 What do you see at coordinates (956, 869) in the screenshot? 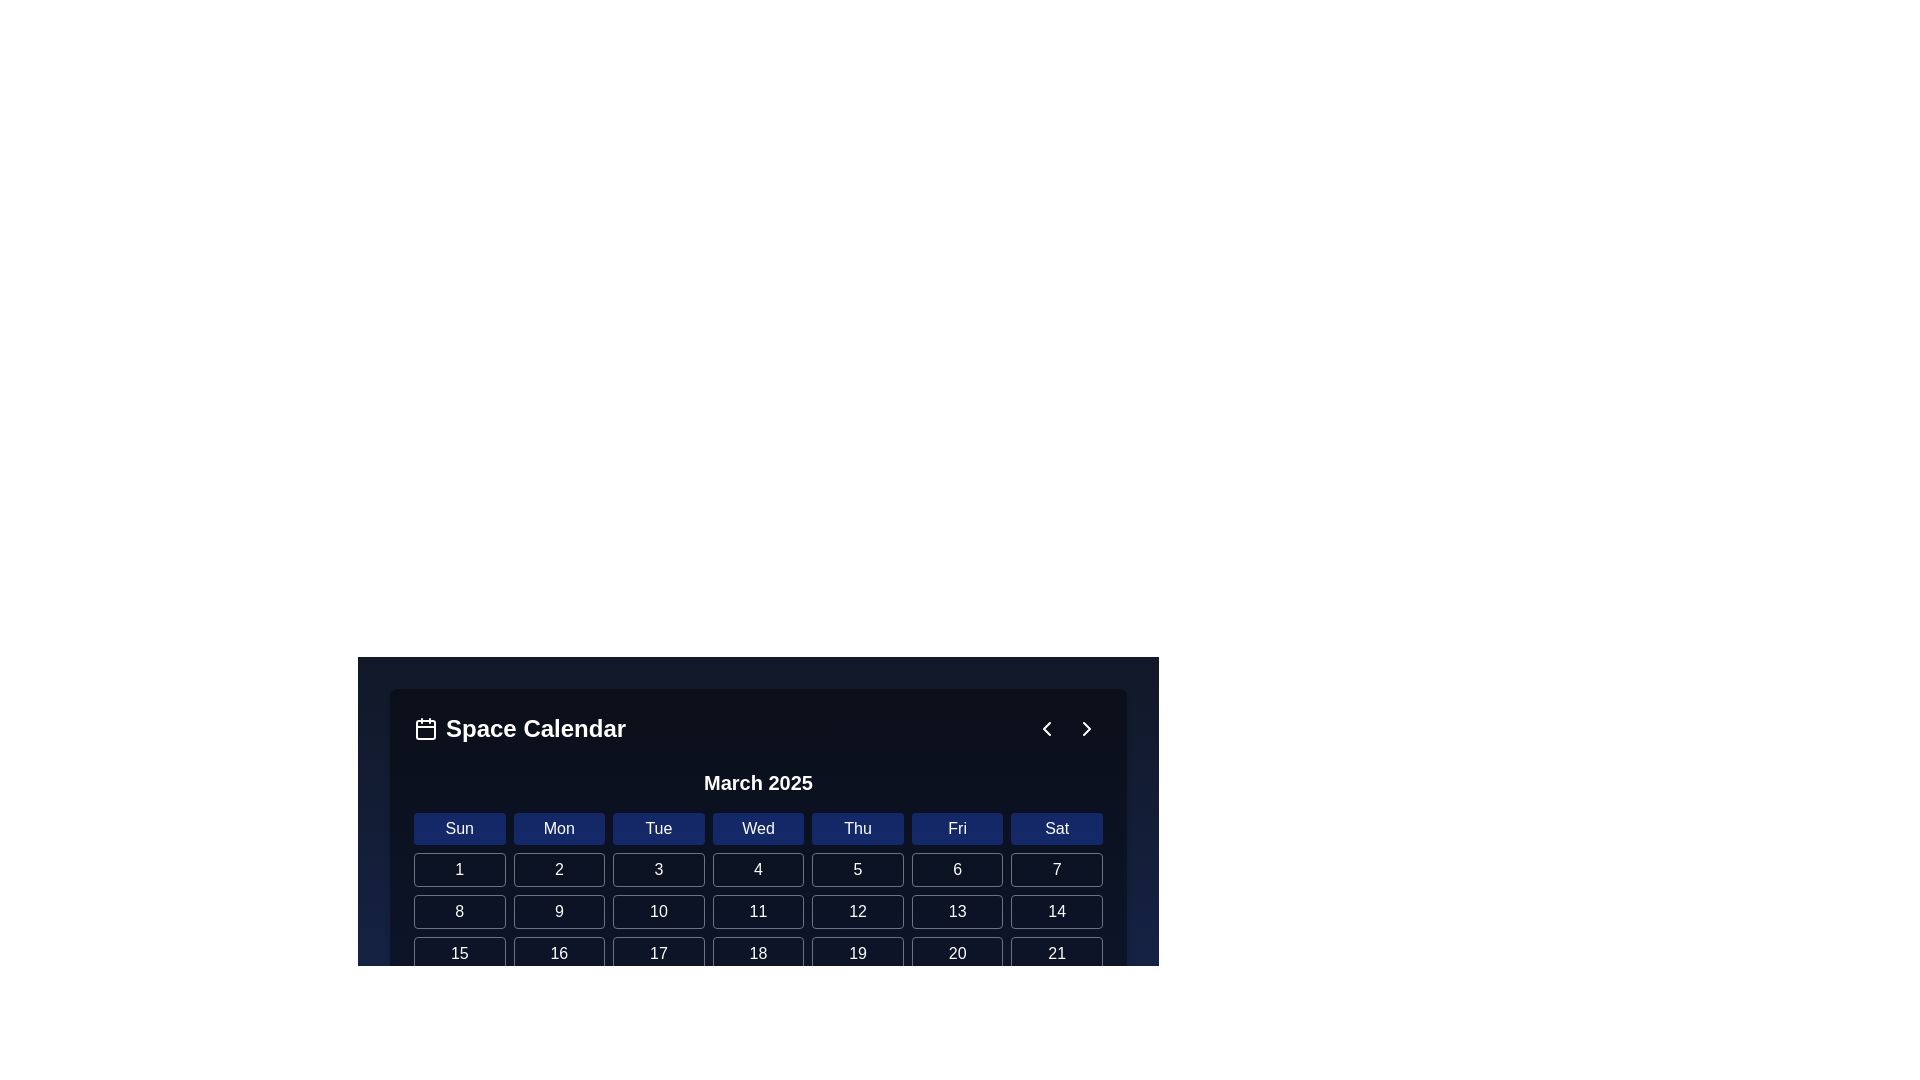
I see `the grid cell representing the 6th day in the calendar under the 'Fri' column` at bounding box center [956, 869].